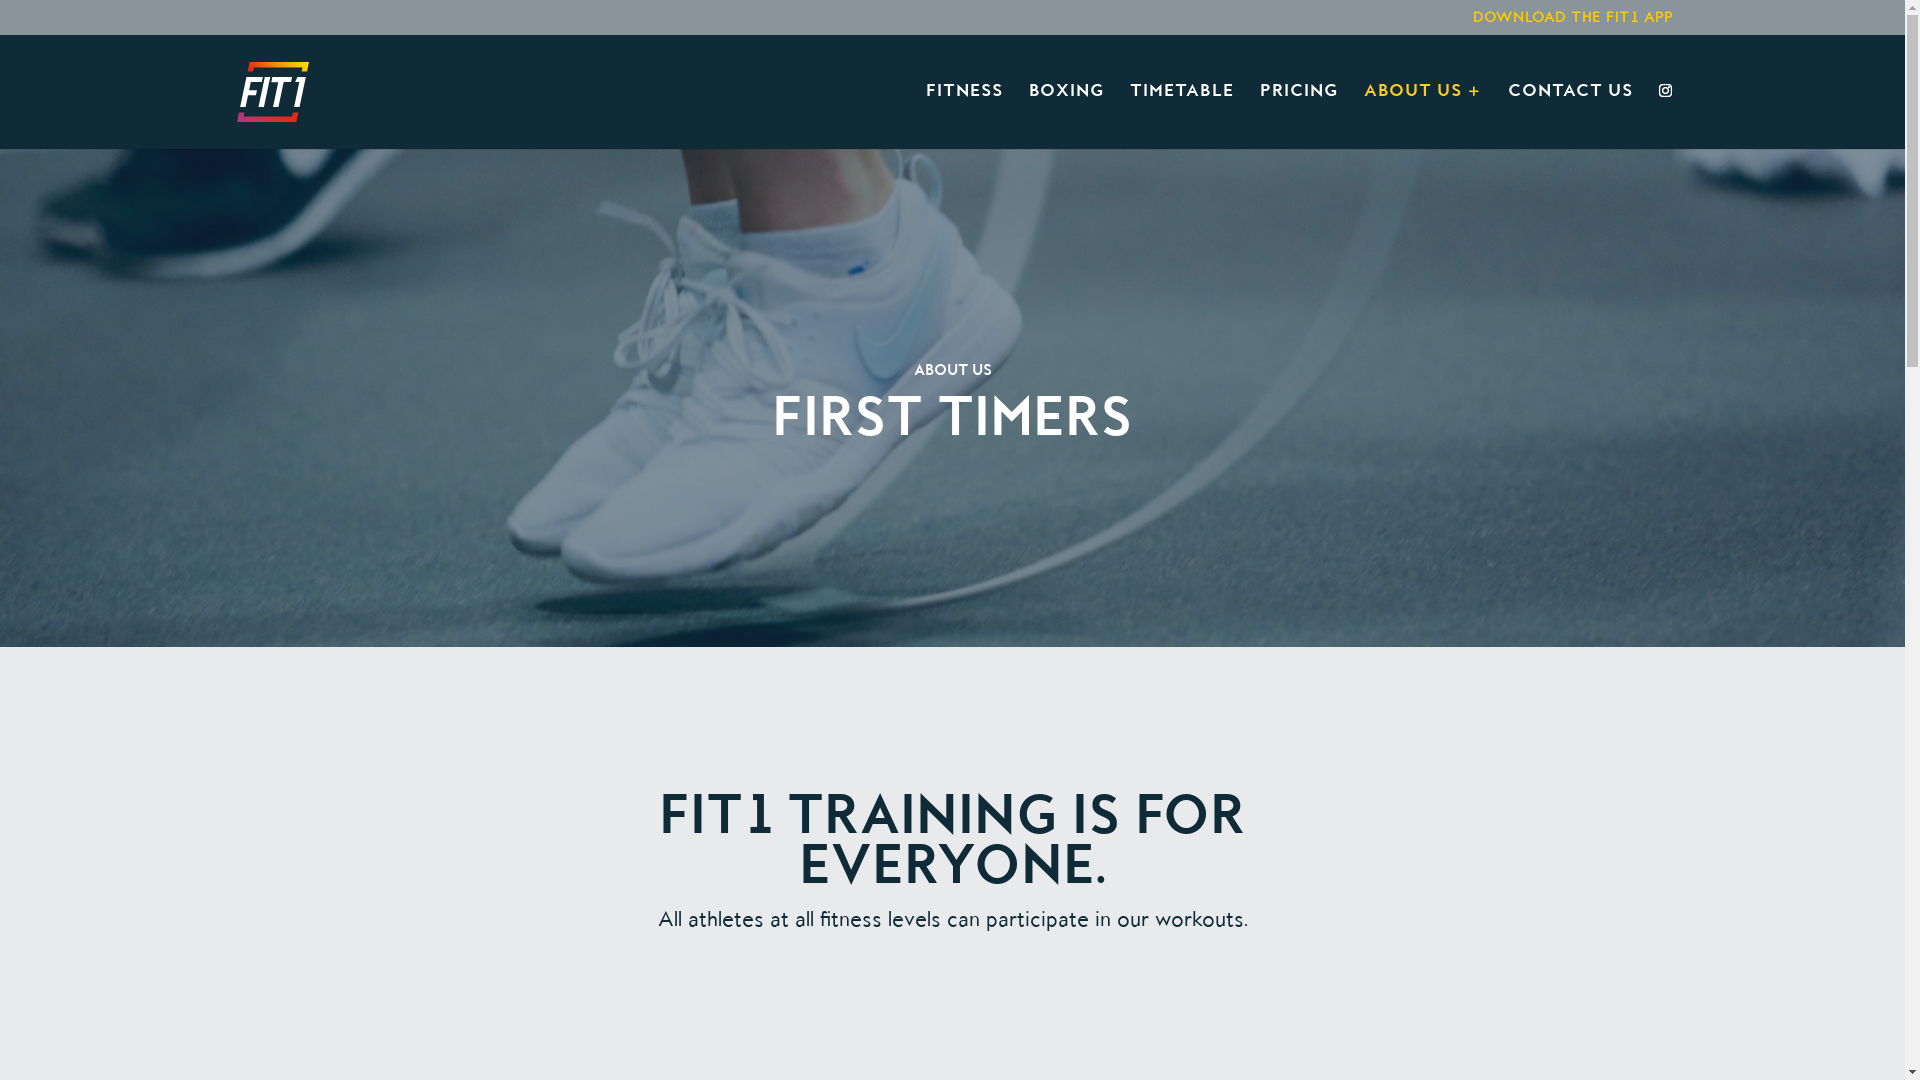 This screenshot has height=1080, width=1920. Describe the element at coordinates (1258, 116) in the screenshot. I see `'PRICING'` at that location.